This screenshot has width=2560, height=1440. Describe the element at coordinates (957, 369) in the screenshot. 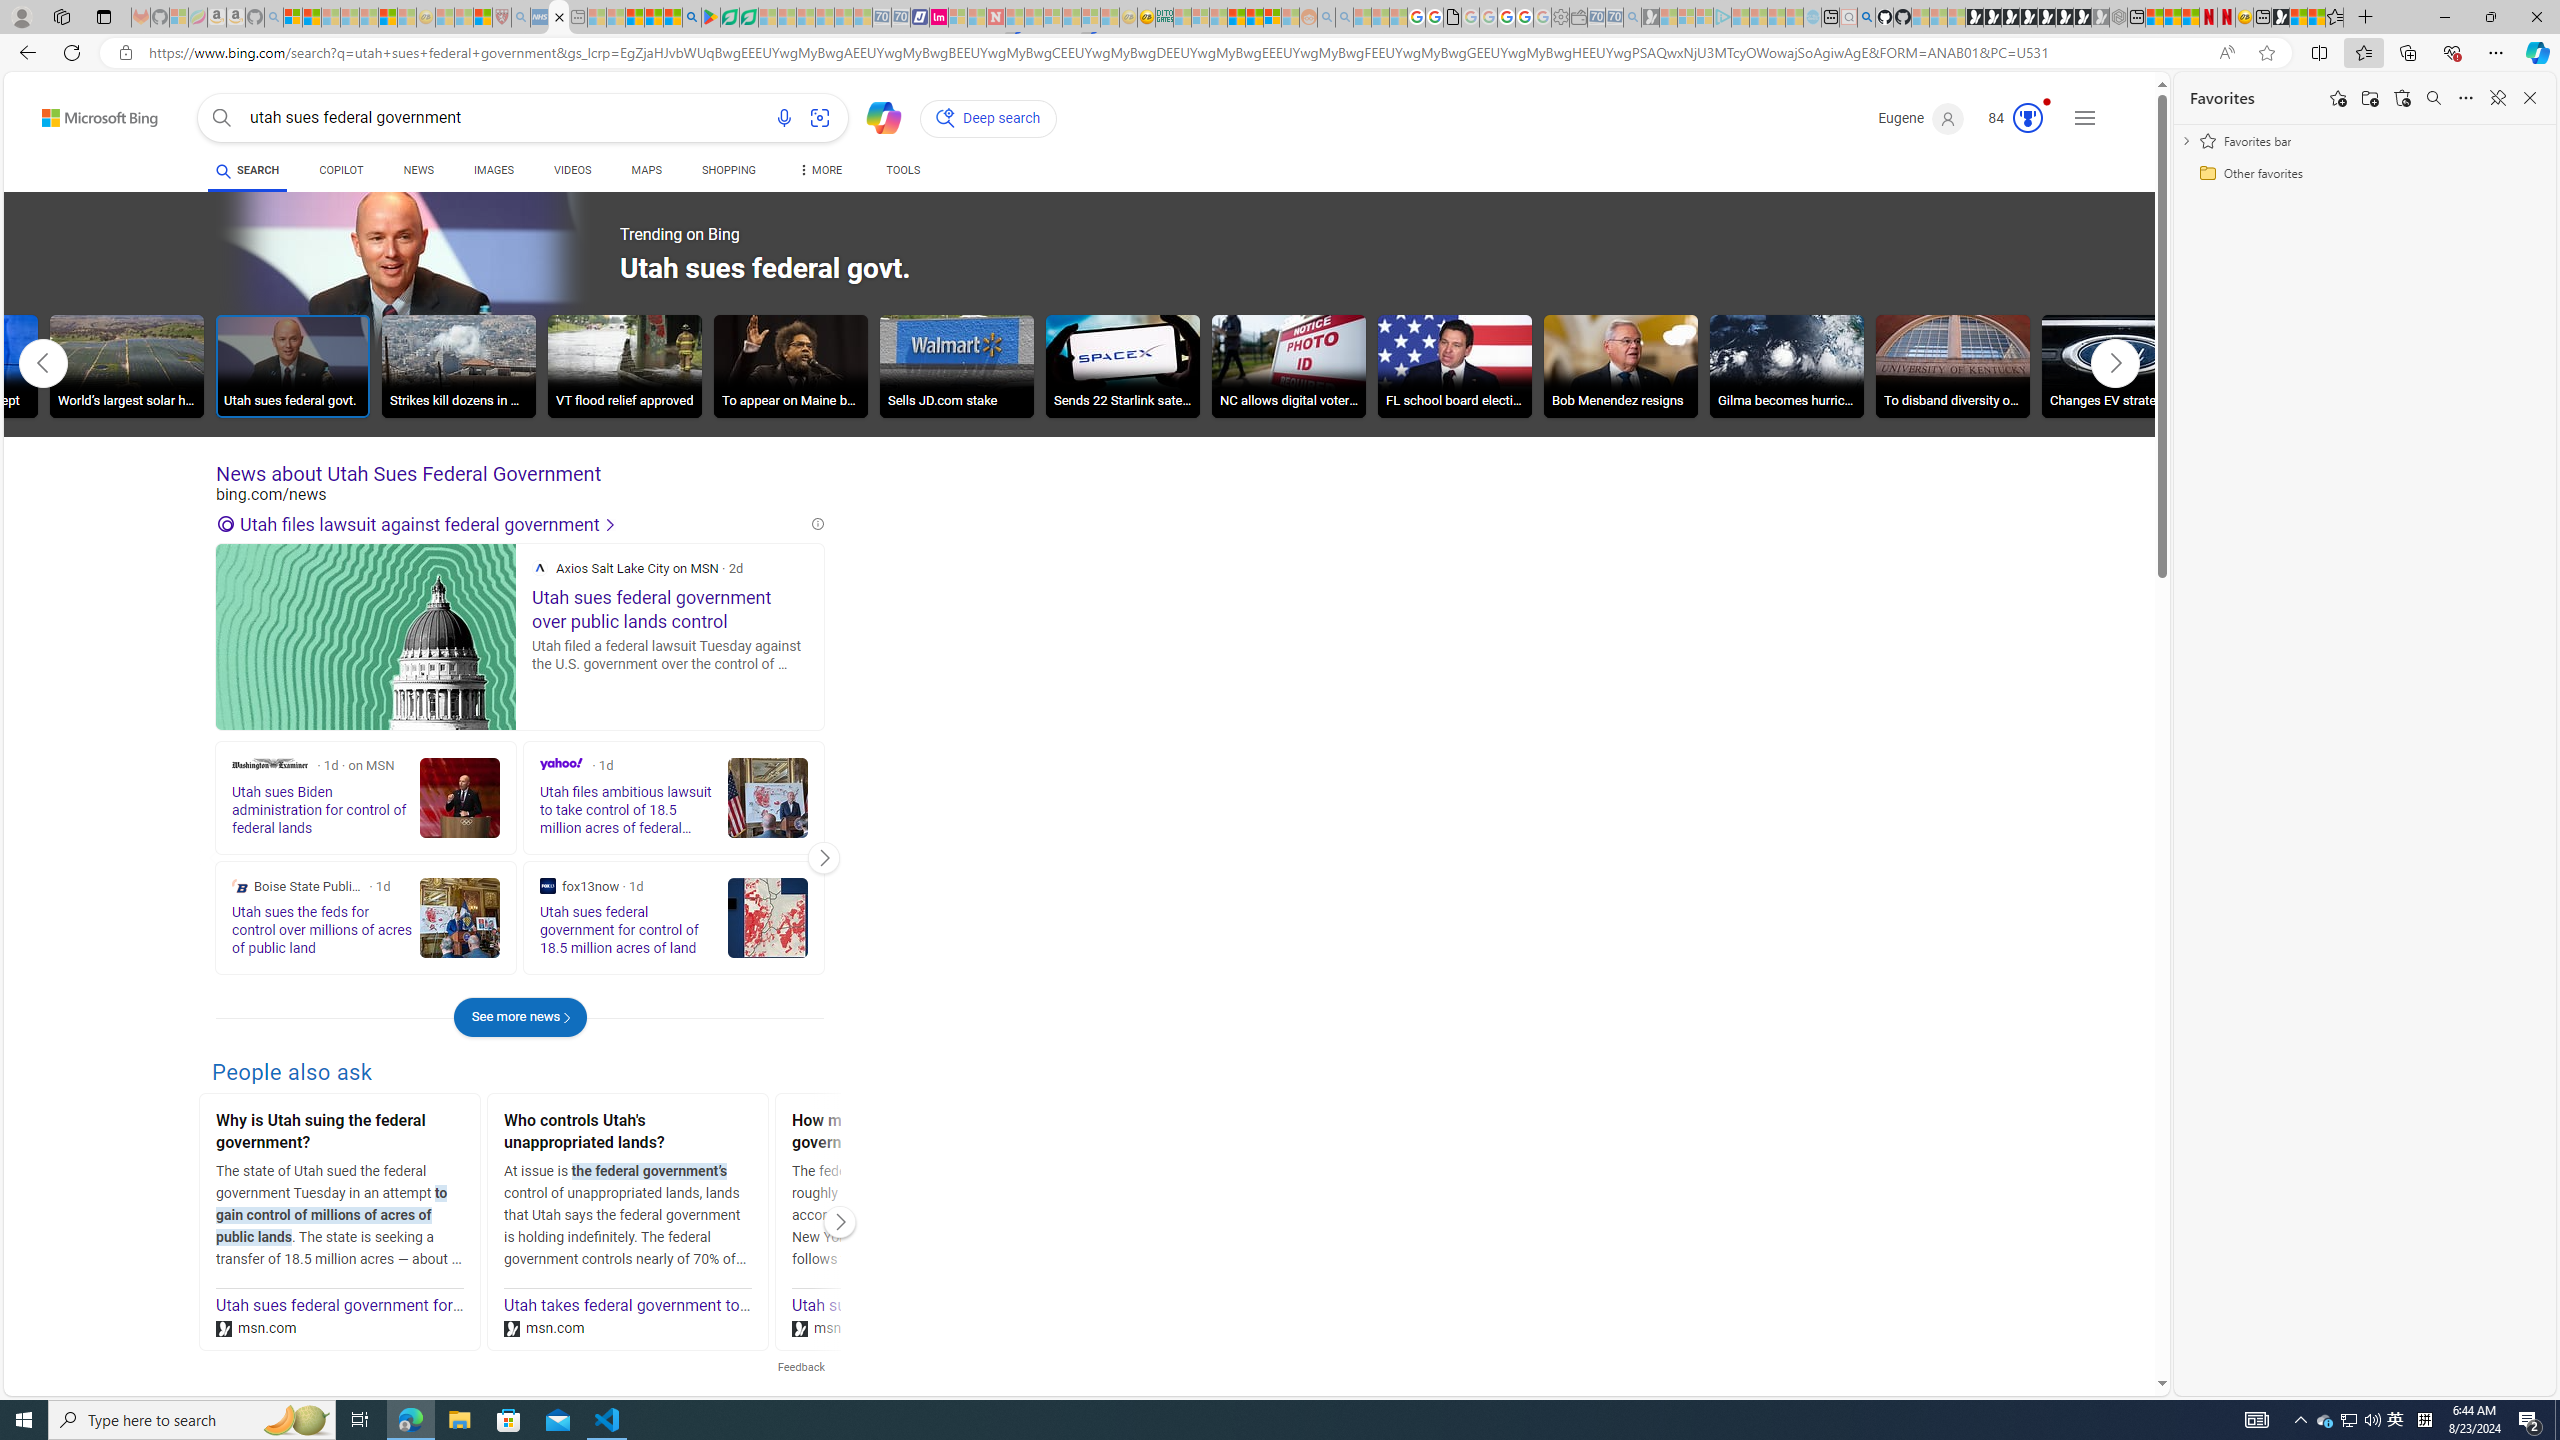

I see `'Sells JD.com stake'` at that location.